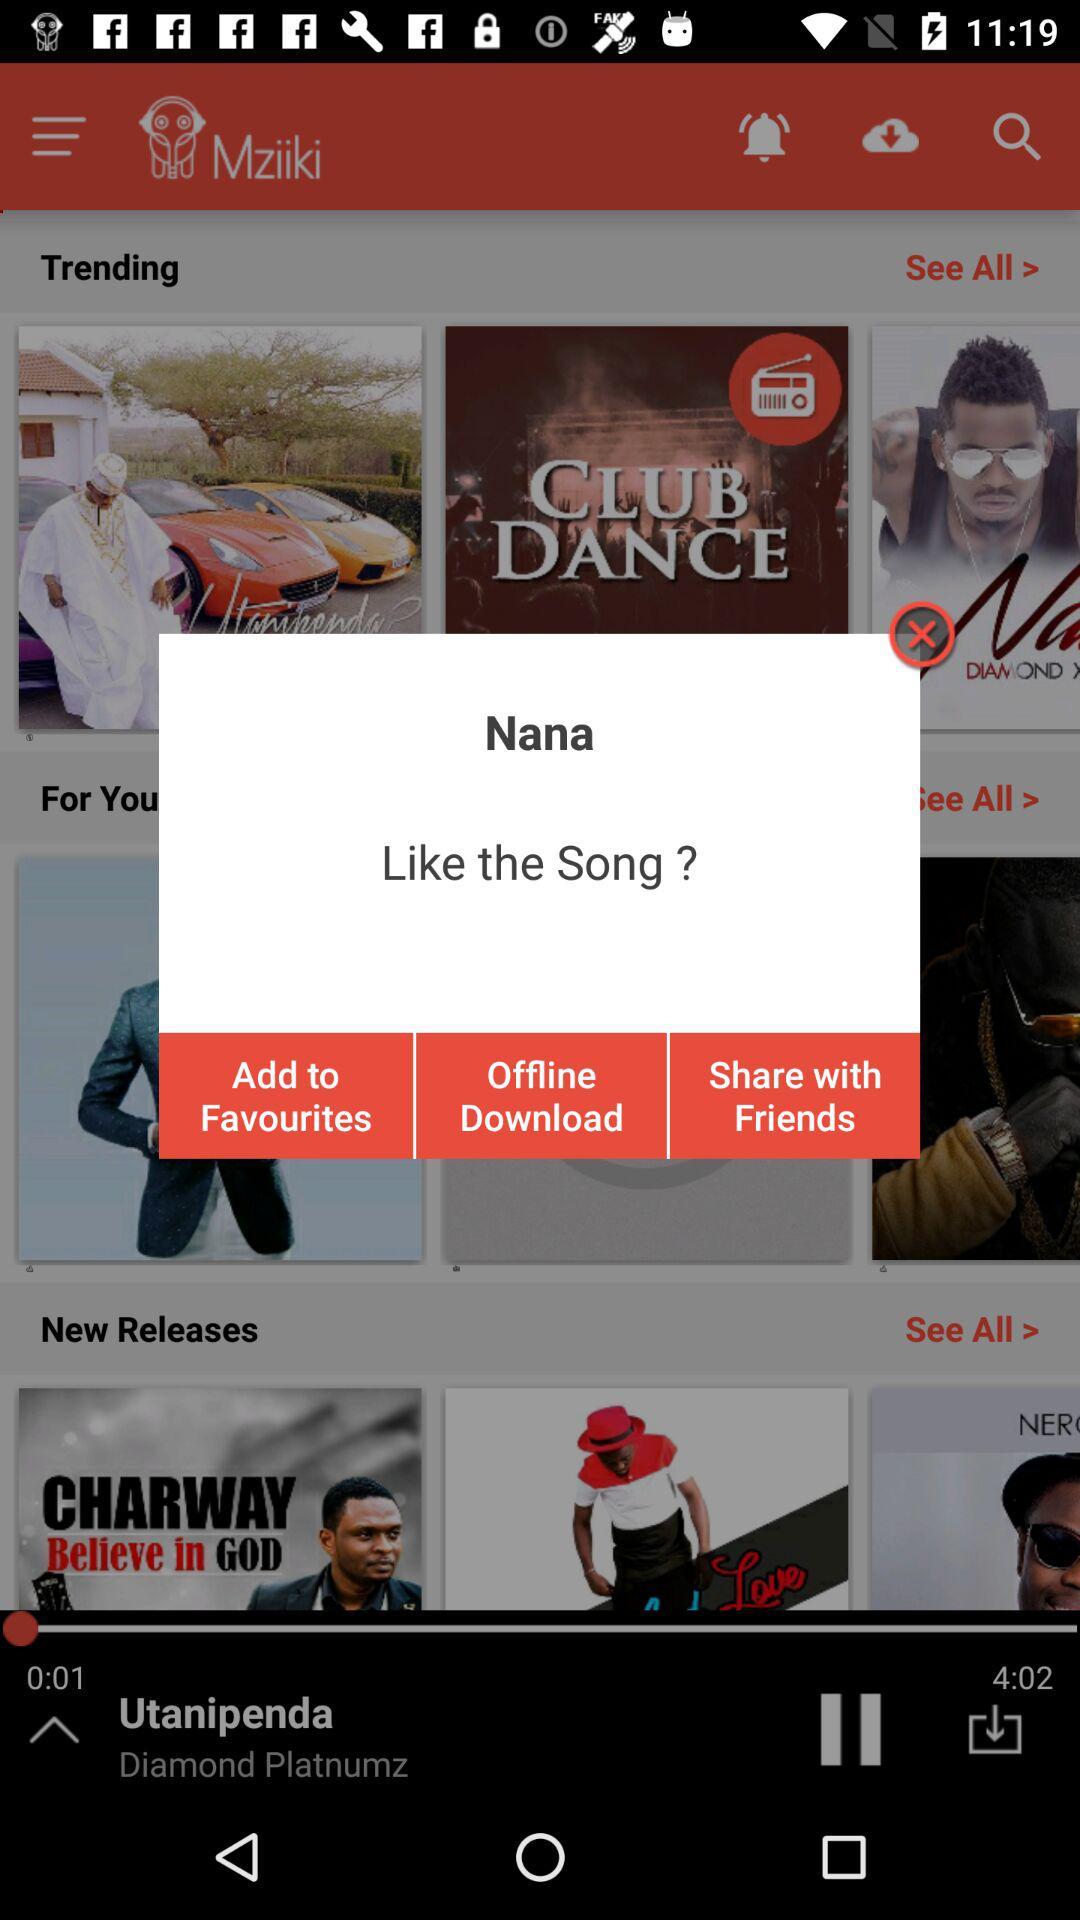  Describe the element at coordinates (920, 633) in the screenshot. I see `the app to the right of the nana app` at that location.